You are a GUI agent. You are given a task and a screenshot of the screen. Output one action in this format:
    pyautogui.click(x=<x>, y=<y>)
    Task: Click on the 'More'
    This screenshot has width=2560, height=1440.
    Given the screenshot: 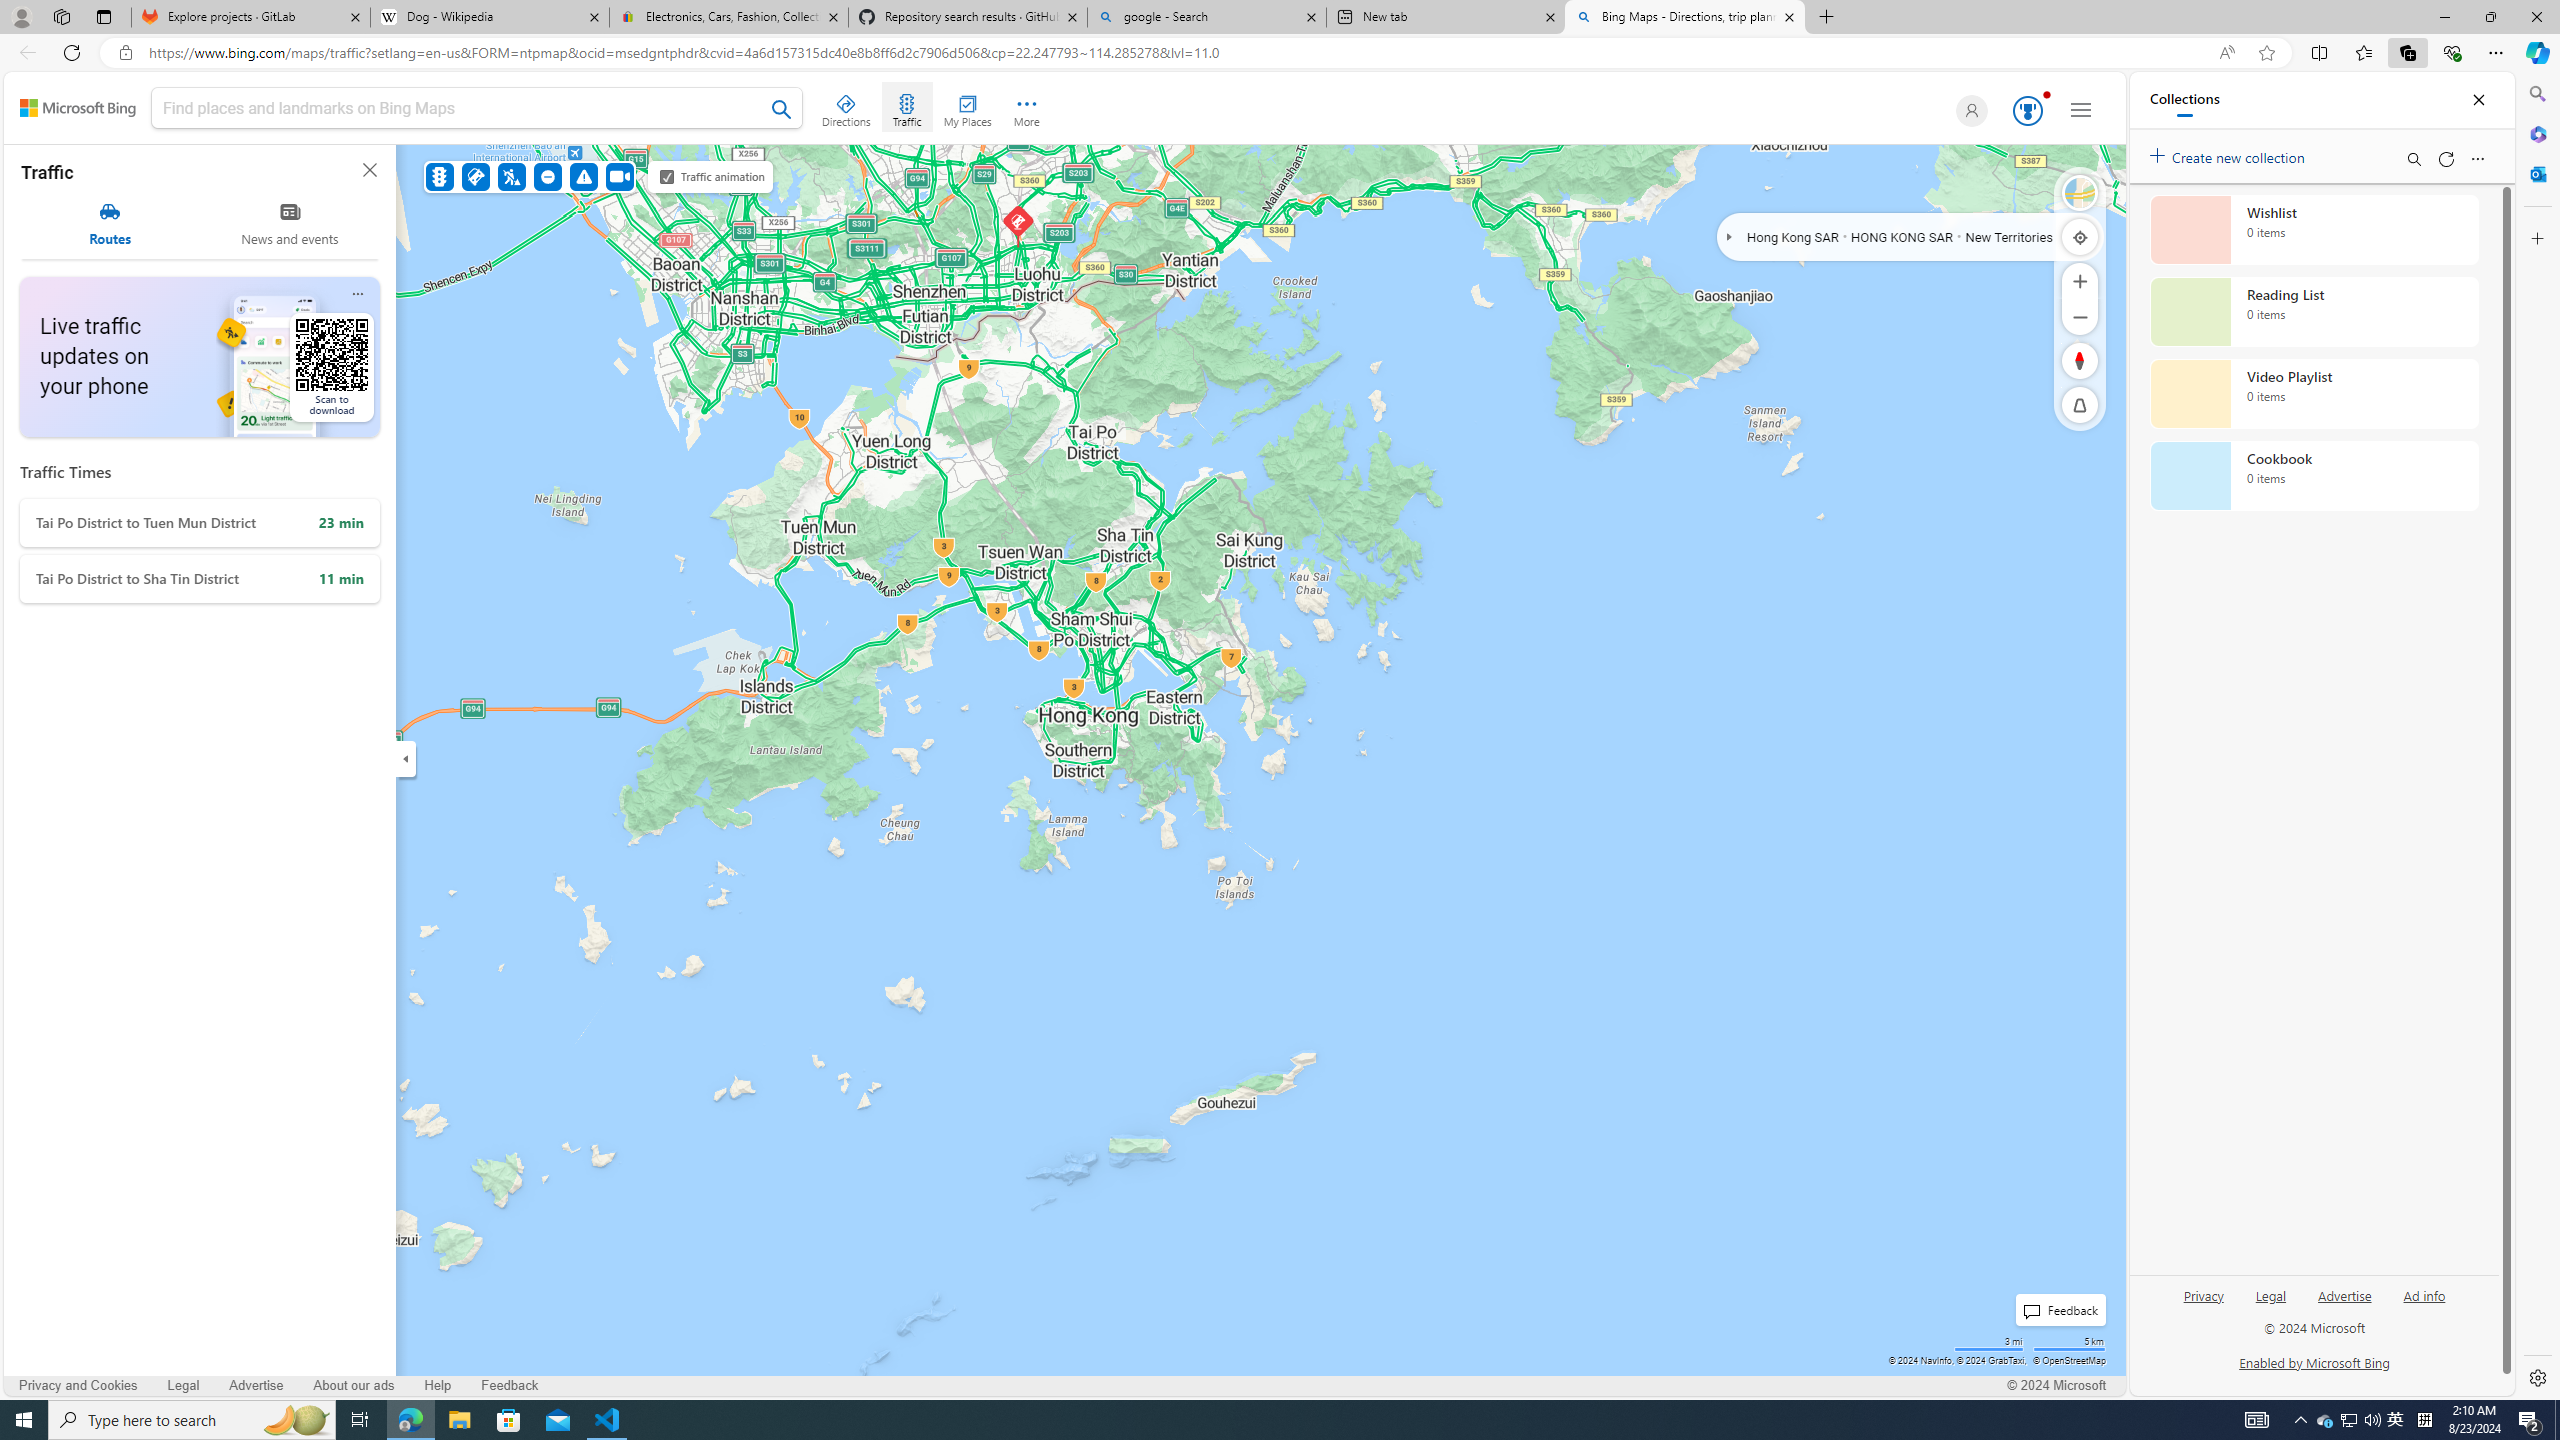 What is the action you would take?
    pyautogui.click(x=1026, y=107)
    